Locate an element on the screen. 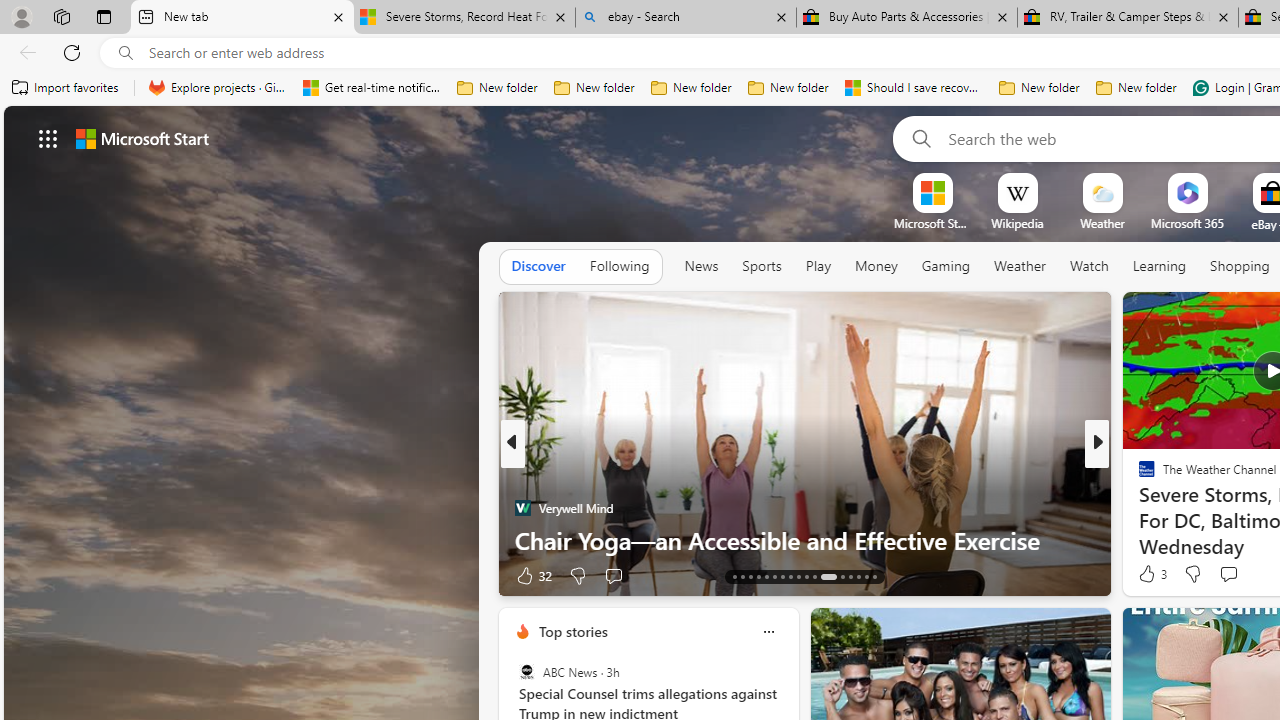 This screenshot has width=1280, height=720. 'TheStreet' is located at coordinates (1138, 506).